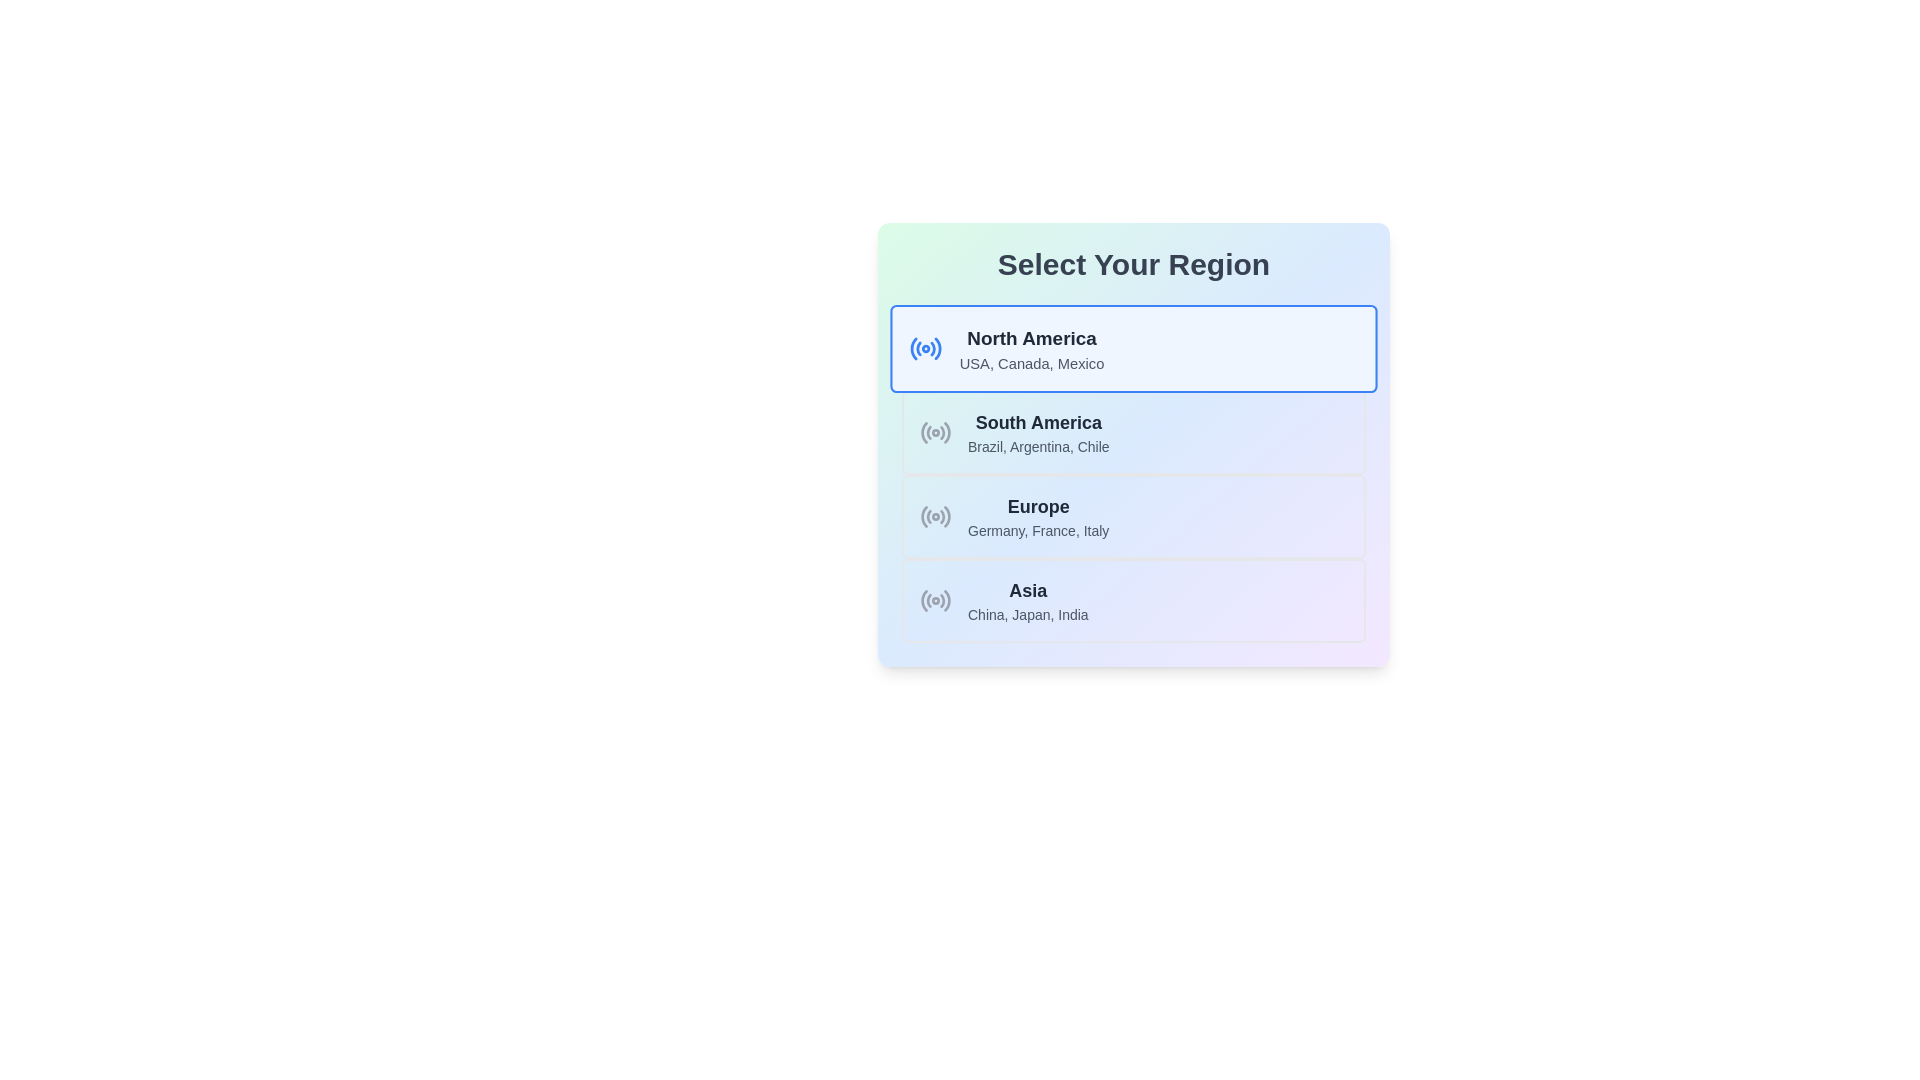 This screenshot has height=1080, width=1920. Describe the element at coordinates (1028, 589) in the screenshot. I see `the text label displaying 'Asia', which is the first line of text in the 'Select Your Region' panel` at that location.